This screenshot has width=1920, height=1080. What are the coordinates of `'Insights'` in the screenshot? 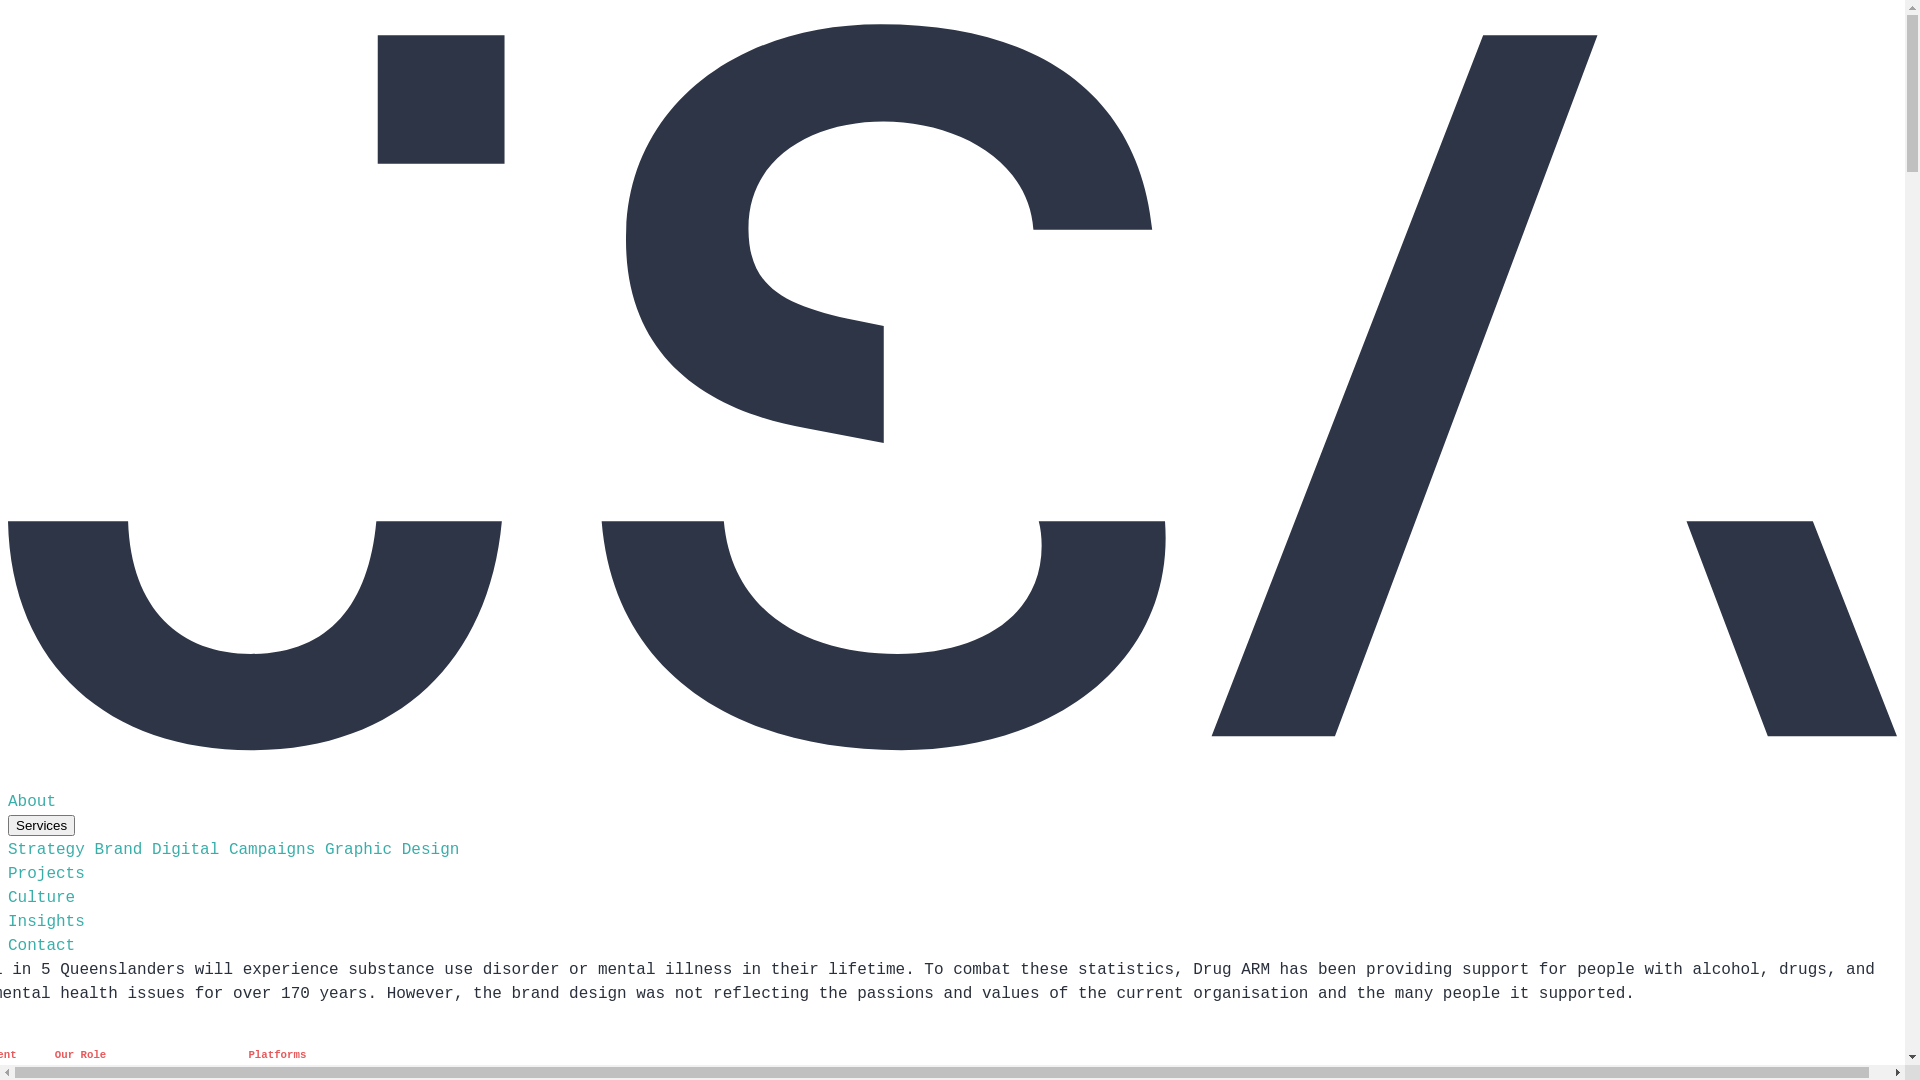 It's located at (46, 921).